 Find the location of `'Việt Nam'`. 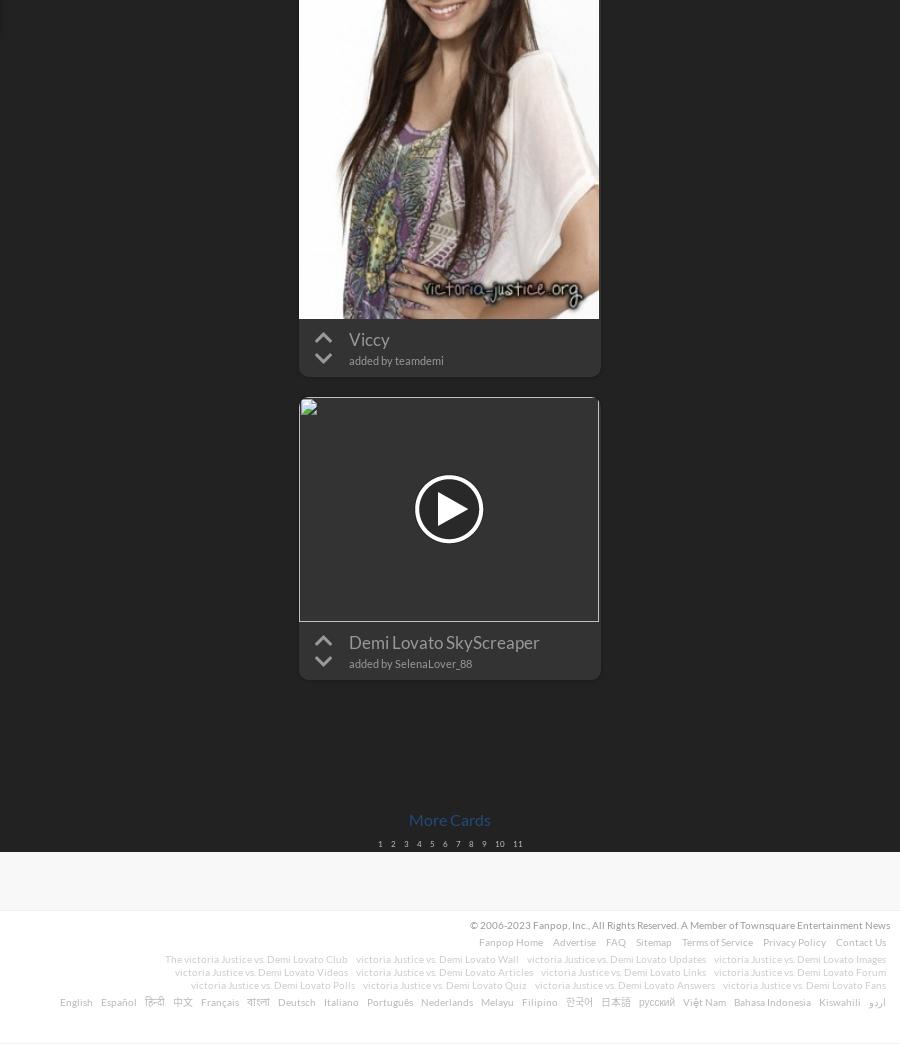

'Việt Nam' is located at coordinates (682, 1002).